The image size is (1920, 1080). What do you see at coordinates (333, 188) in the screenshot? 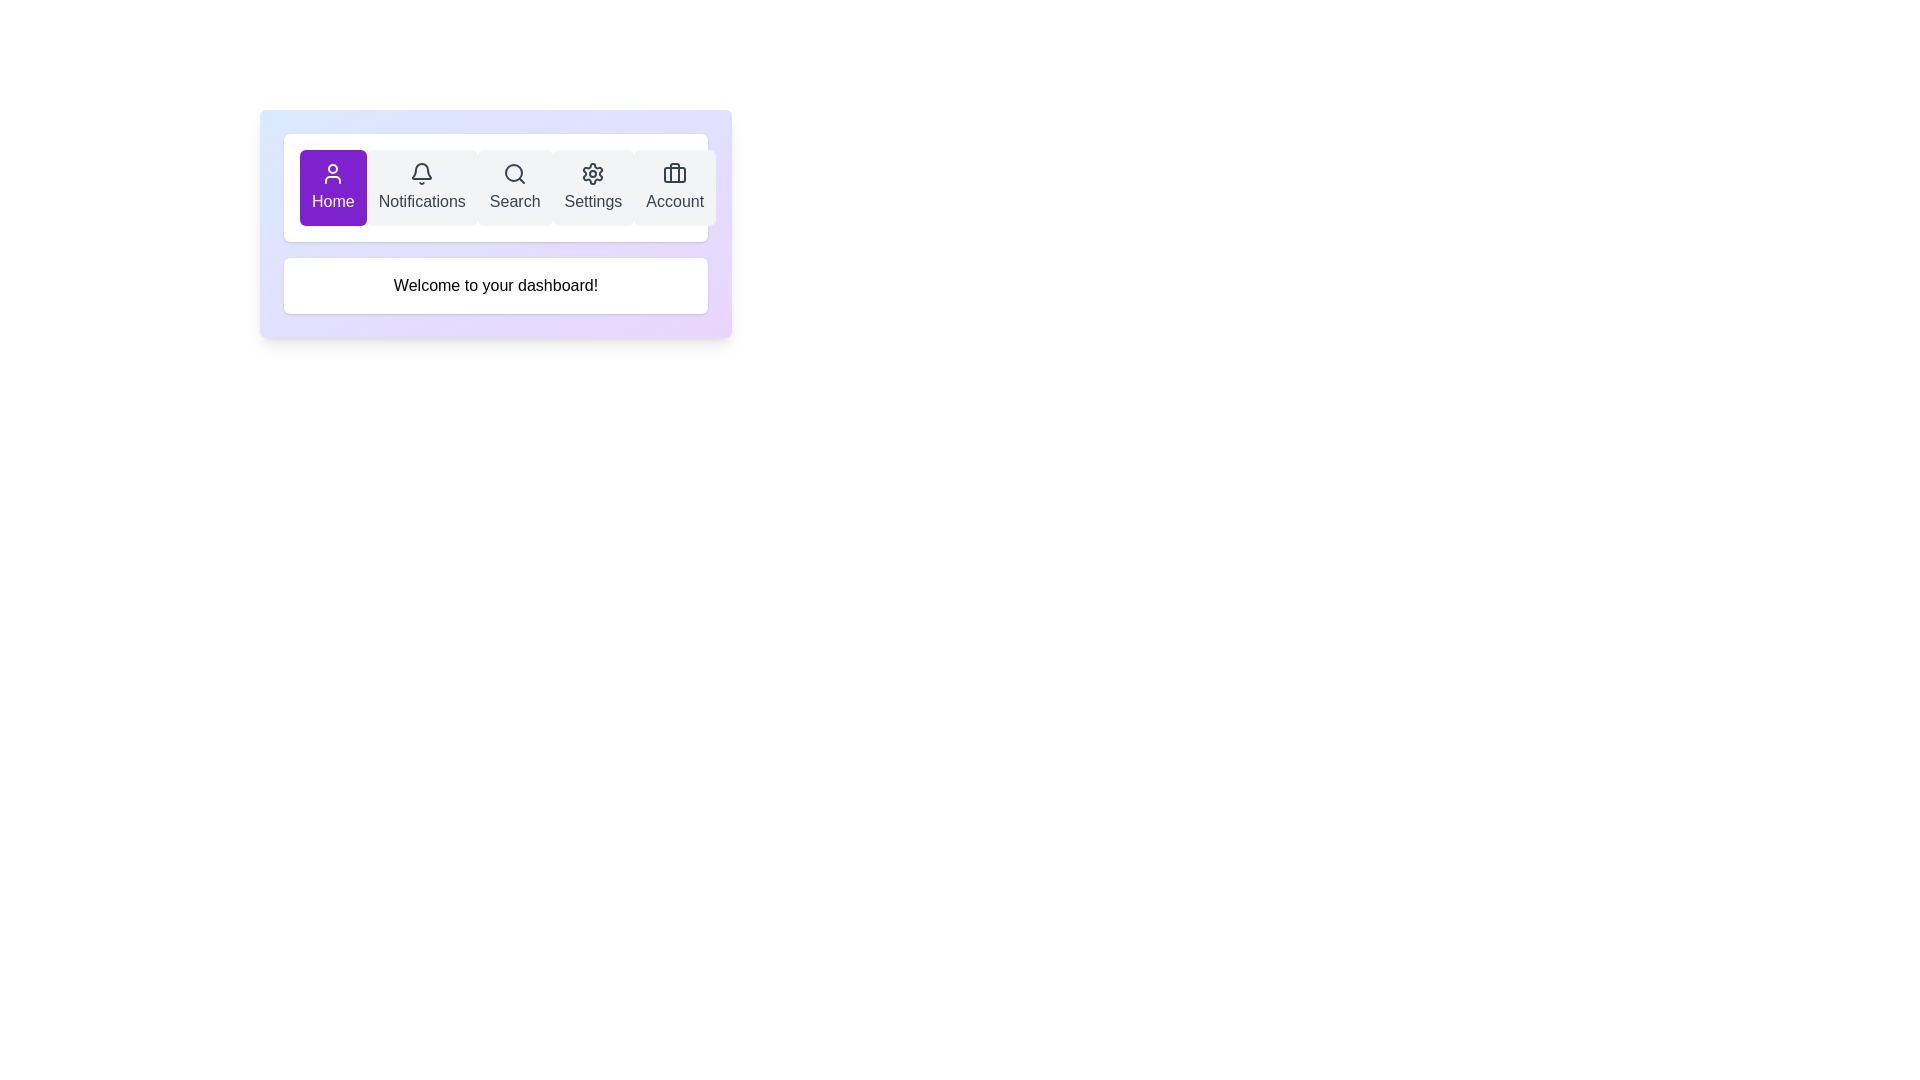
I see `the 'Home' button located at the leftmost position of the navigation bar` at bounding box center [333, 188].